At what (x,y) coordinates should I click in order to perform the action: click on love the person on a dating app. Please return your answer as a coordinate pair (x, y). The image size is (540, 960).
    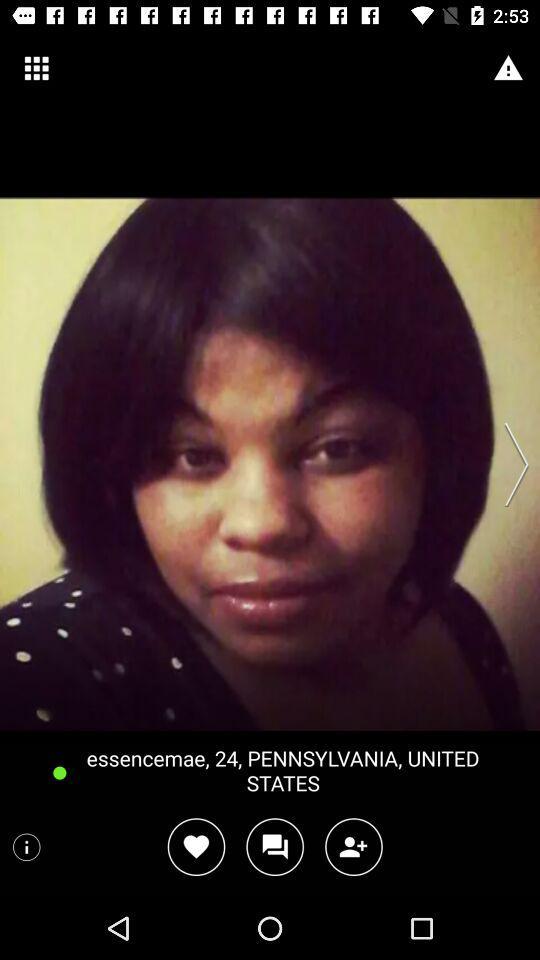
    Looking at the image, I should click on (196, 846).